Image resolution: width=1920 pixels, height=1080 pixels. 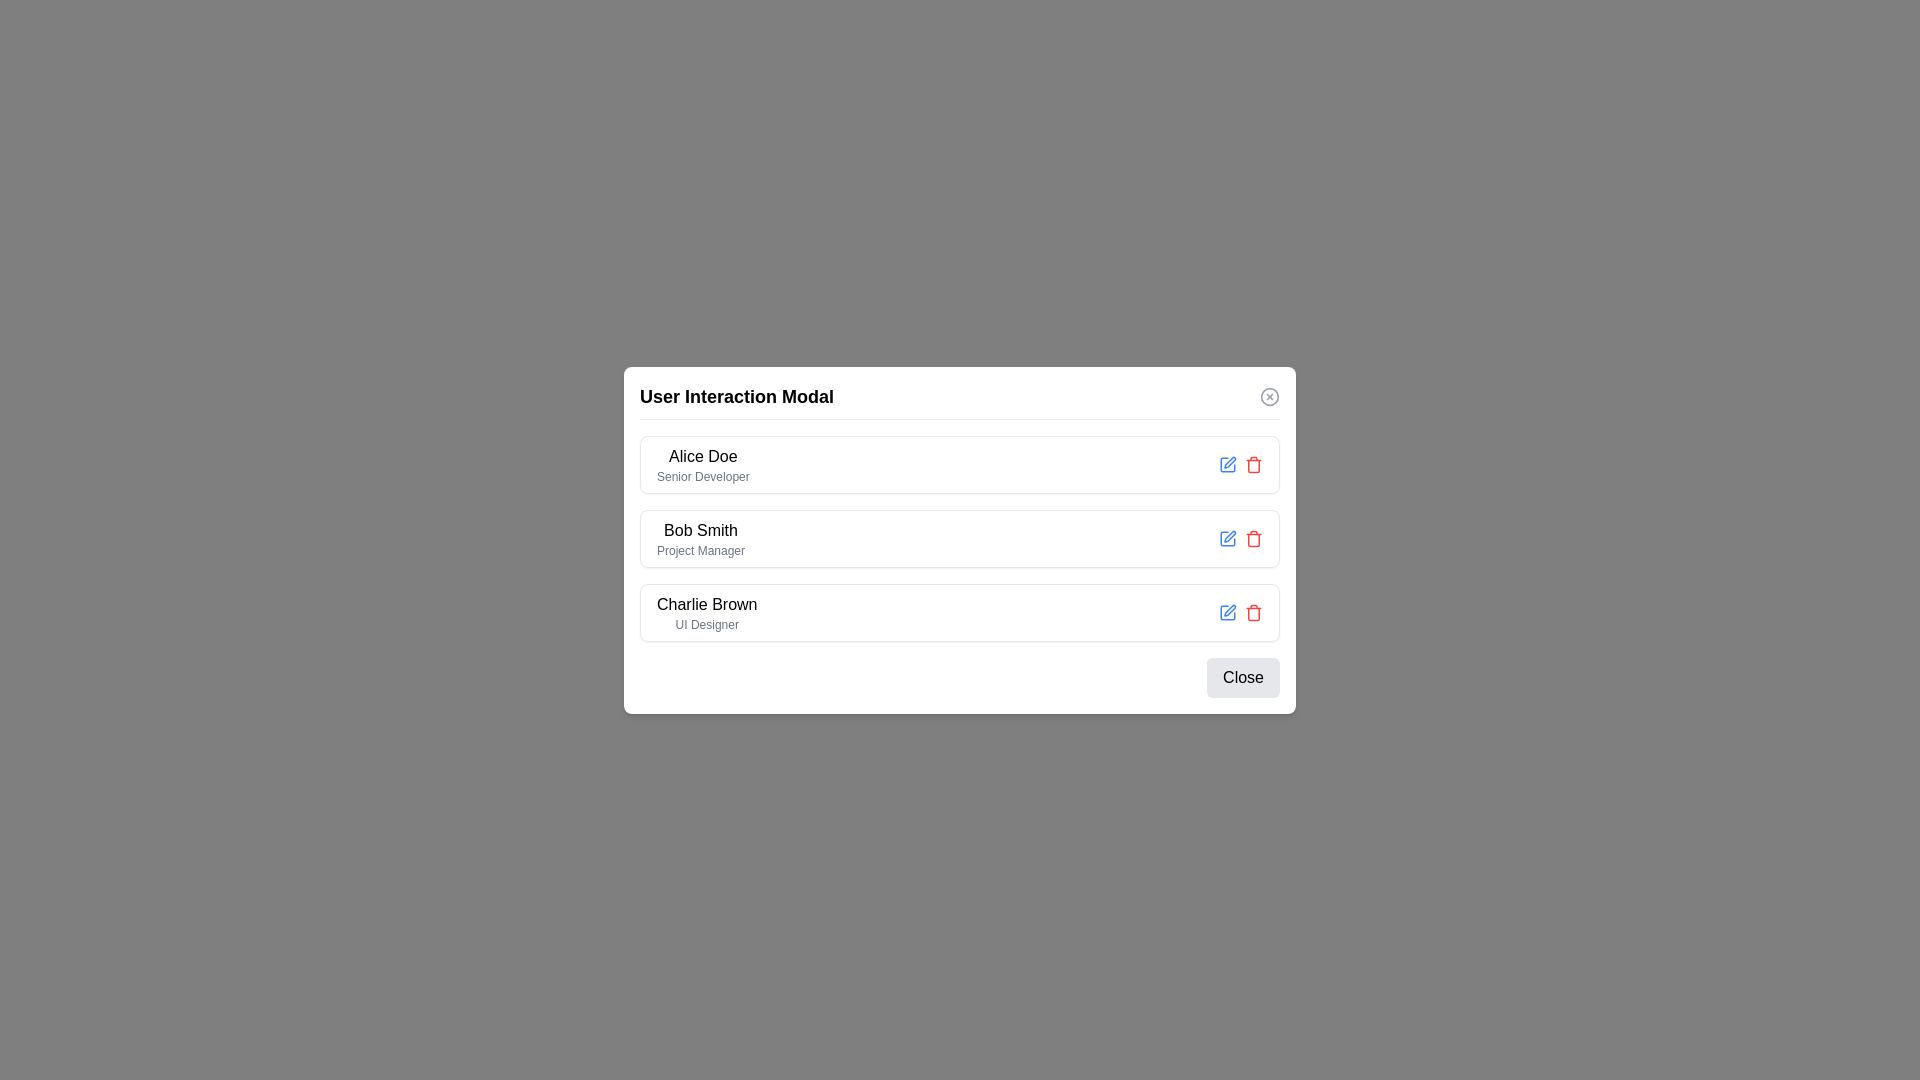 What do you see at coordinates (1269, 396) in the screenshot?
I see `the circular close button located in the top-right corner of the modal to receive possible feedback` at bounding box center [1269, 396].